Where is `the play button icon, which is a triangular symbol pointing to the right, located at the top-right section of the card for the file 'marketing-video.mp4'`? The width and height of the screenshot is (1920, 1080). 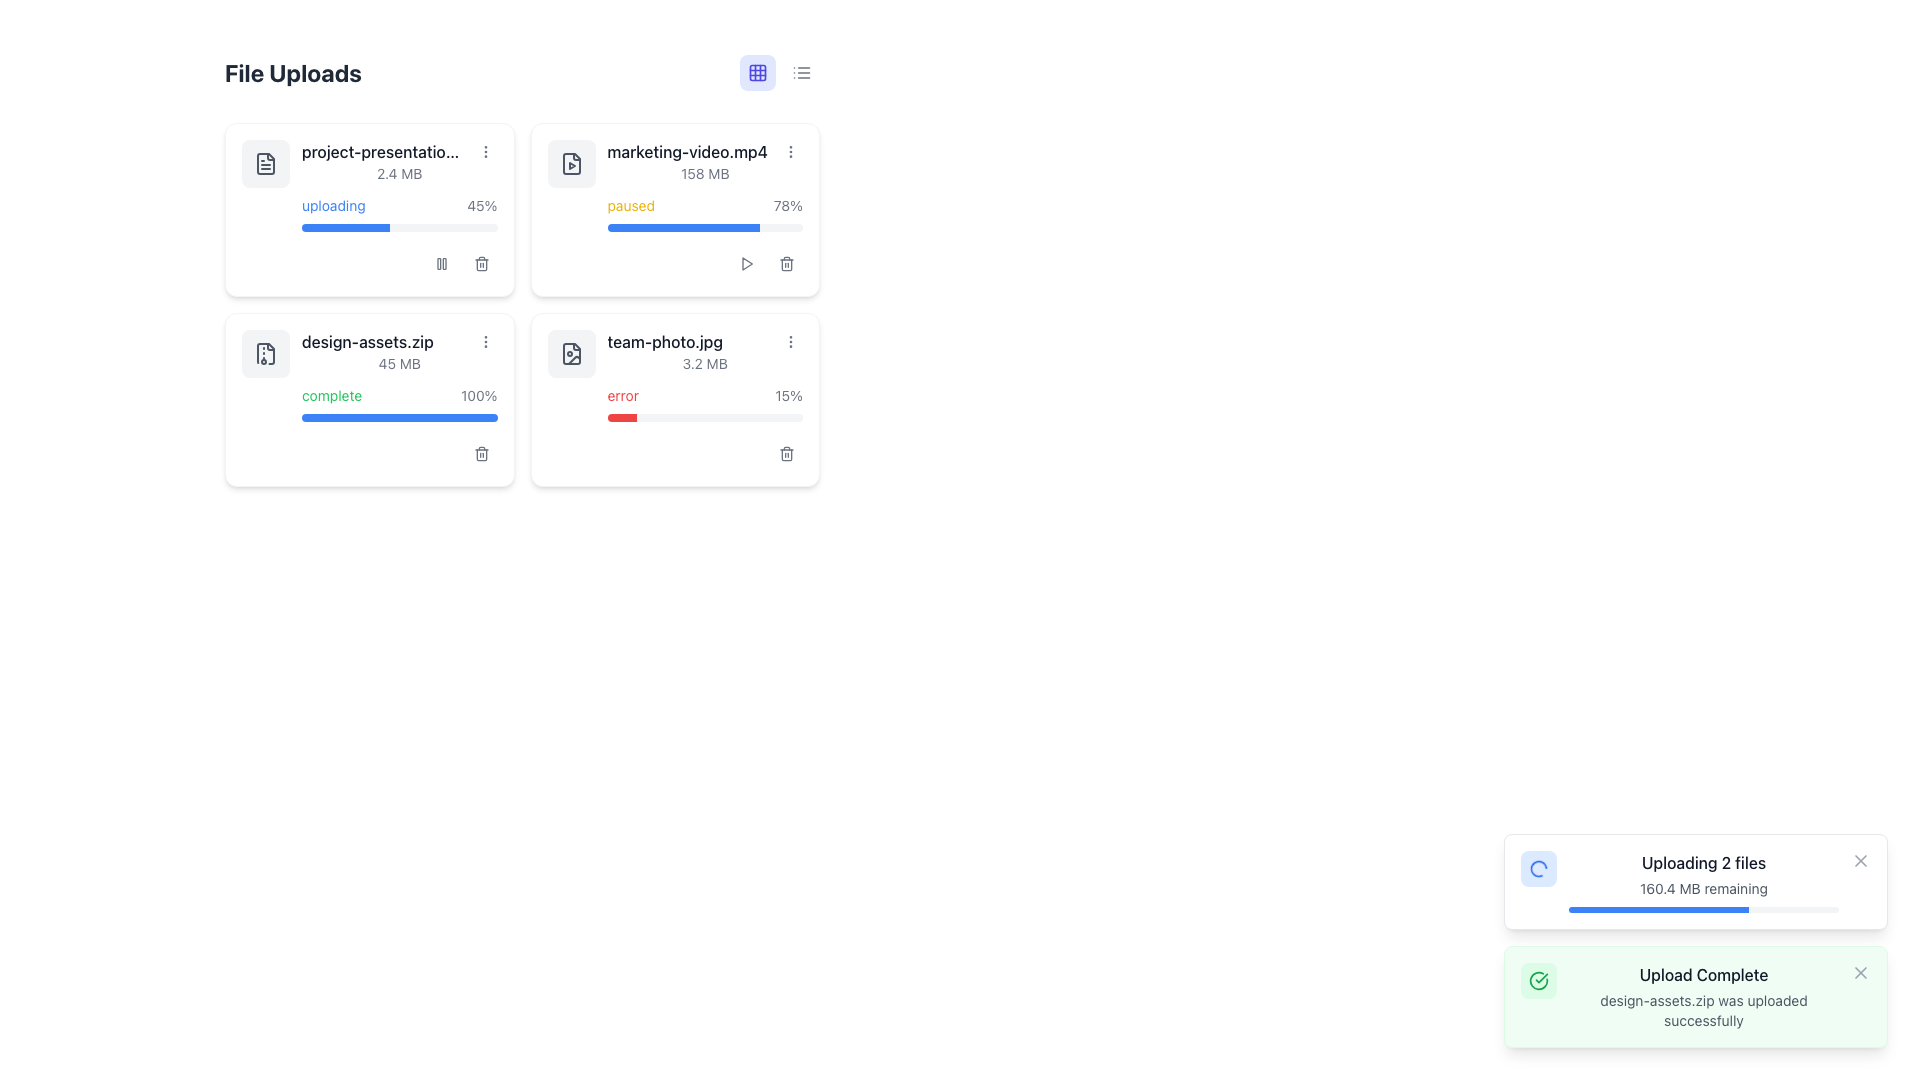 the play button icon, which is a triangular symbol pointing to the right, located at the top-right section of the card for the file 'marketing-video.mp4' is located at coordinates (746, 262).